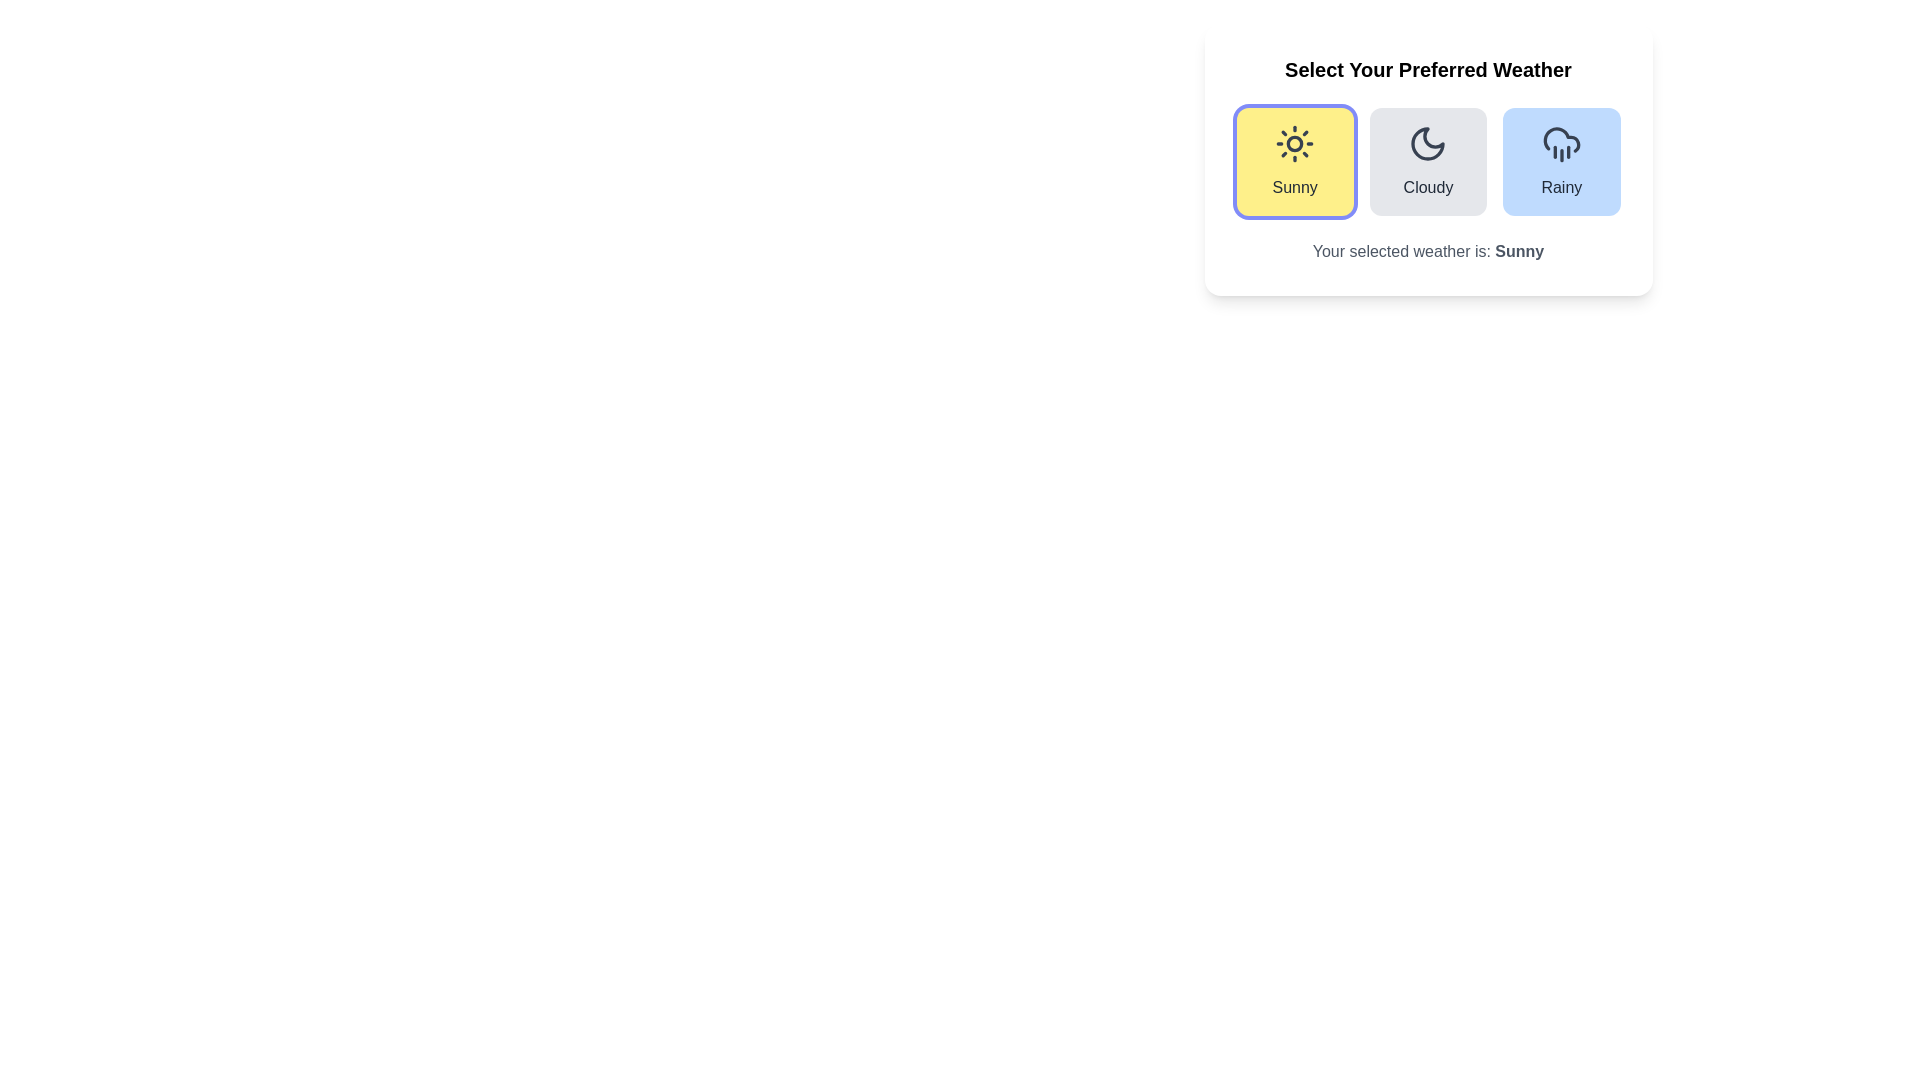 Image resolution: width=1920 pixels, height=1080 pixels. Describe the element at coordinates (1295, 161) in the screenshot. I see `the clickable weather card with a yellow background and a sun icon labeled 'Sunny', which is the leftmost option in a horizontal trio of weather cards` at that location.